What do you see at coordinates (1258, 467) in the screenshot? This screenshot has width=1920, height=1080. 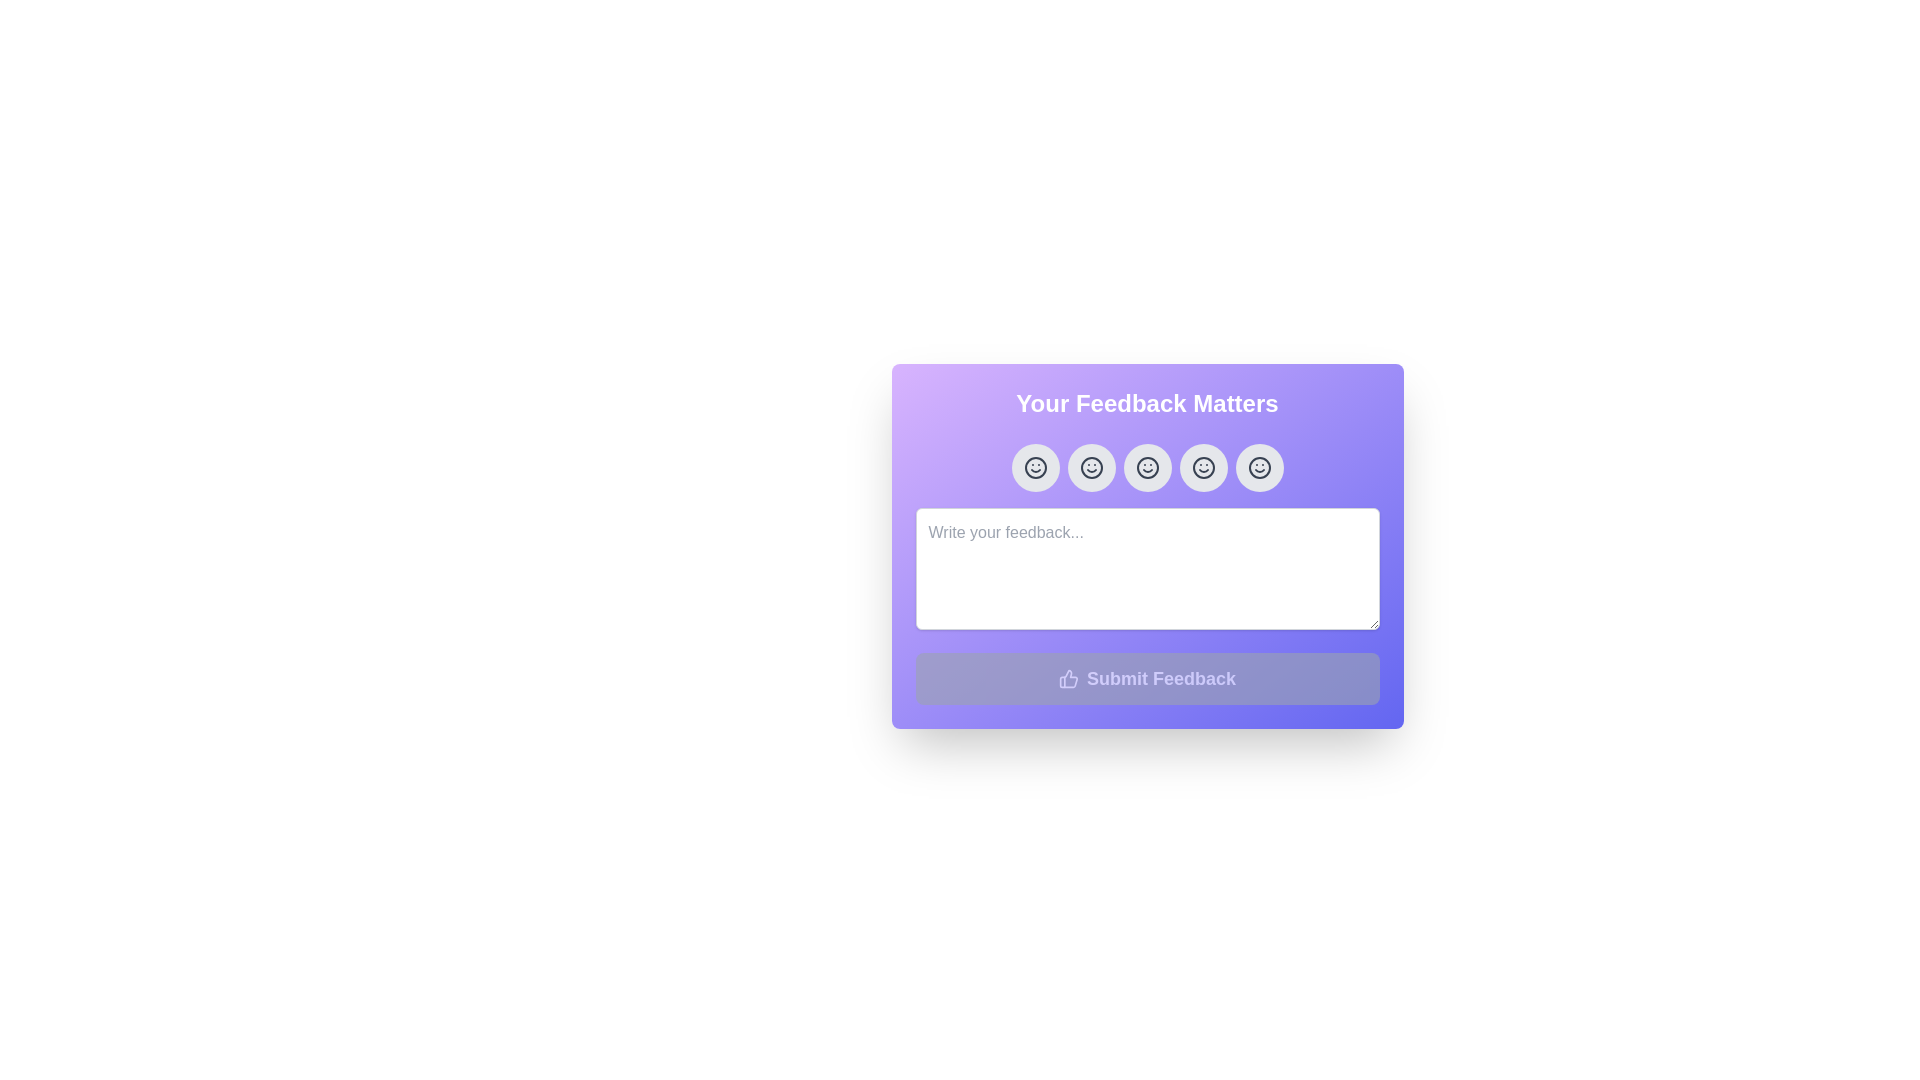 I see `the central circle representing the nose of the smiley face icon in the fifth position of the row of horizontally aligned smiley face icons, located near the top-center of the feedback form` at bounding box center [1258, 467].